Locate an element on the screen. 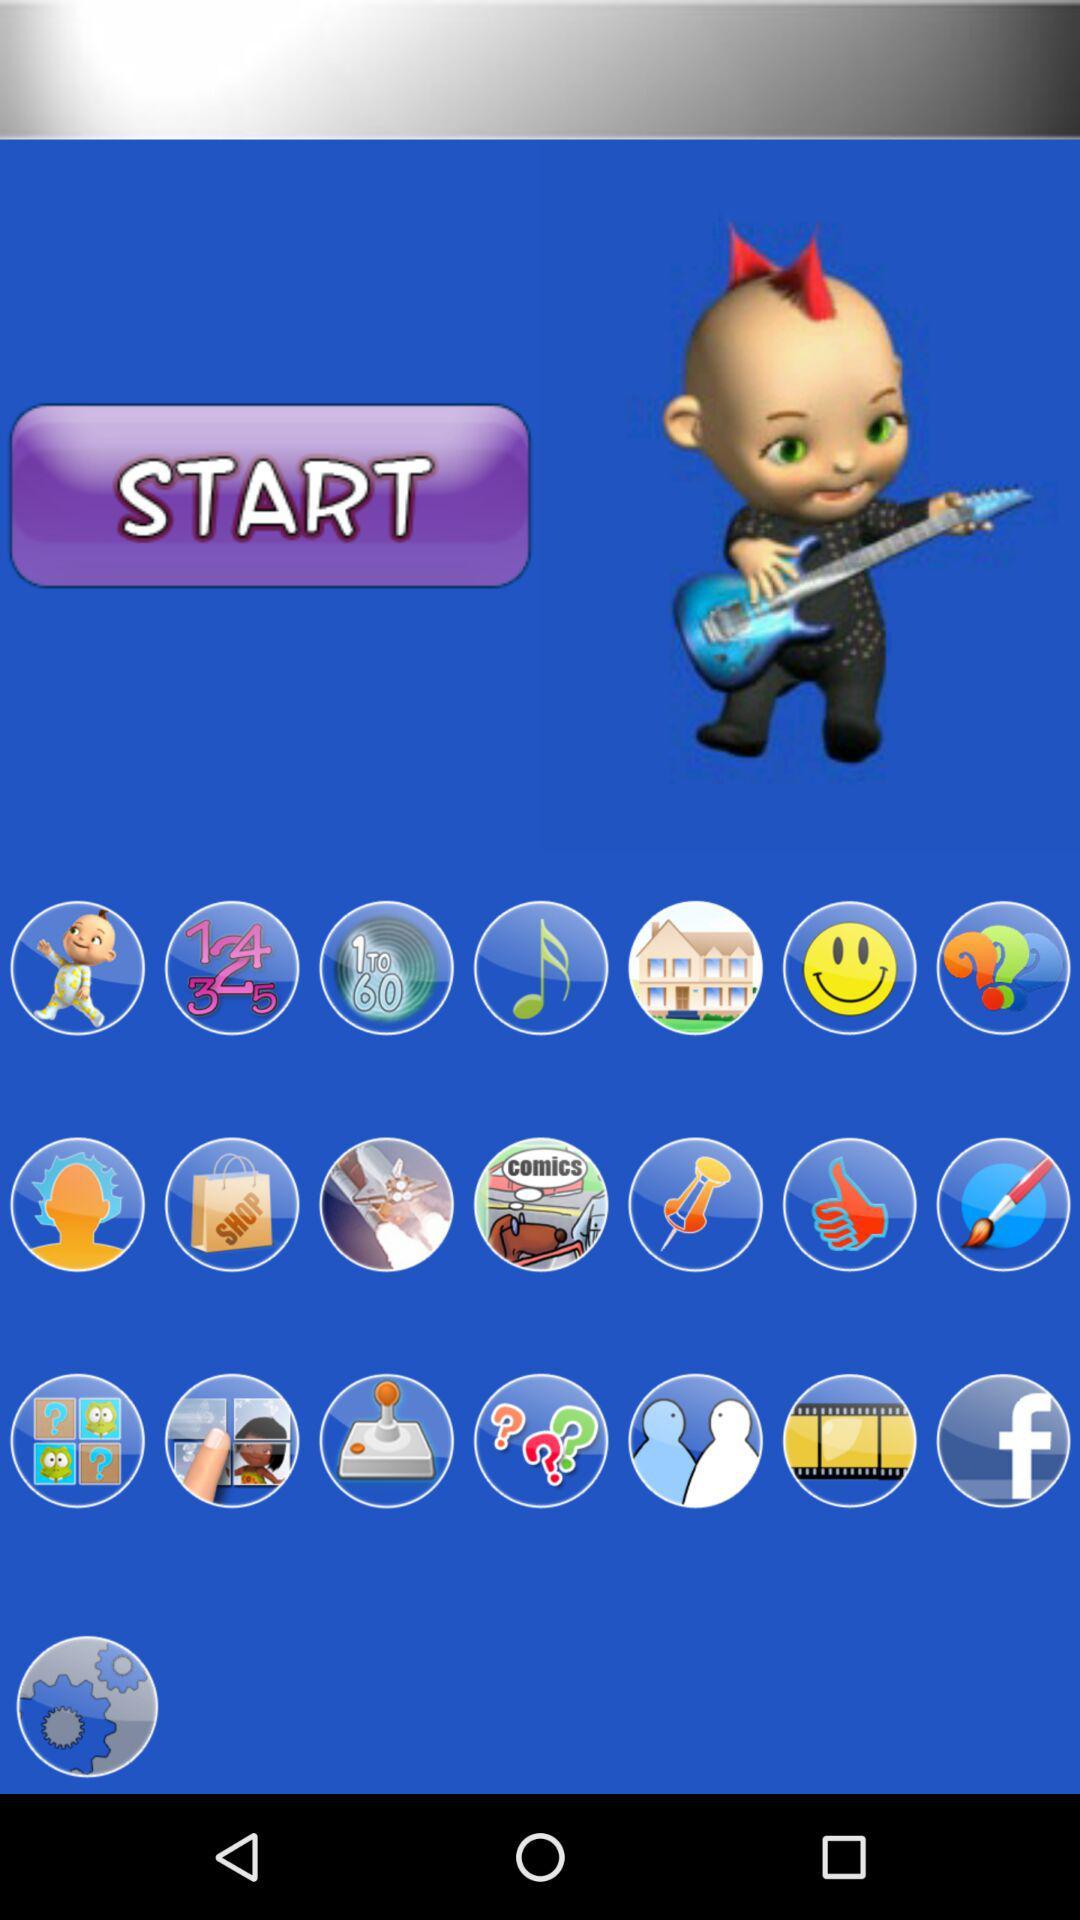 The image size is (1080, 1920). character design is located at coordinates (76, 968).